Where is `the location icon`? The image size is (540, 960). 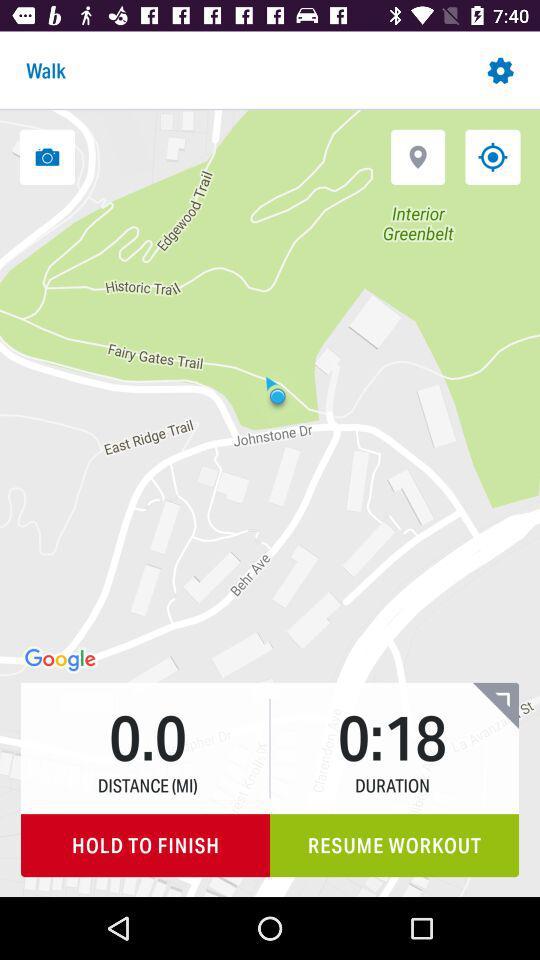
the location icon is located at coordinates (417, 156).